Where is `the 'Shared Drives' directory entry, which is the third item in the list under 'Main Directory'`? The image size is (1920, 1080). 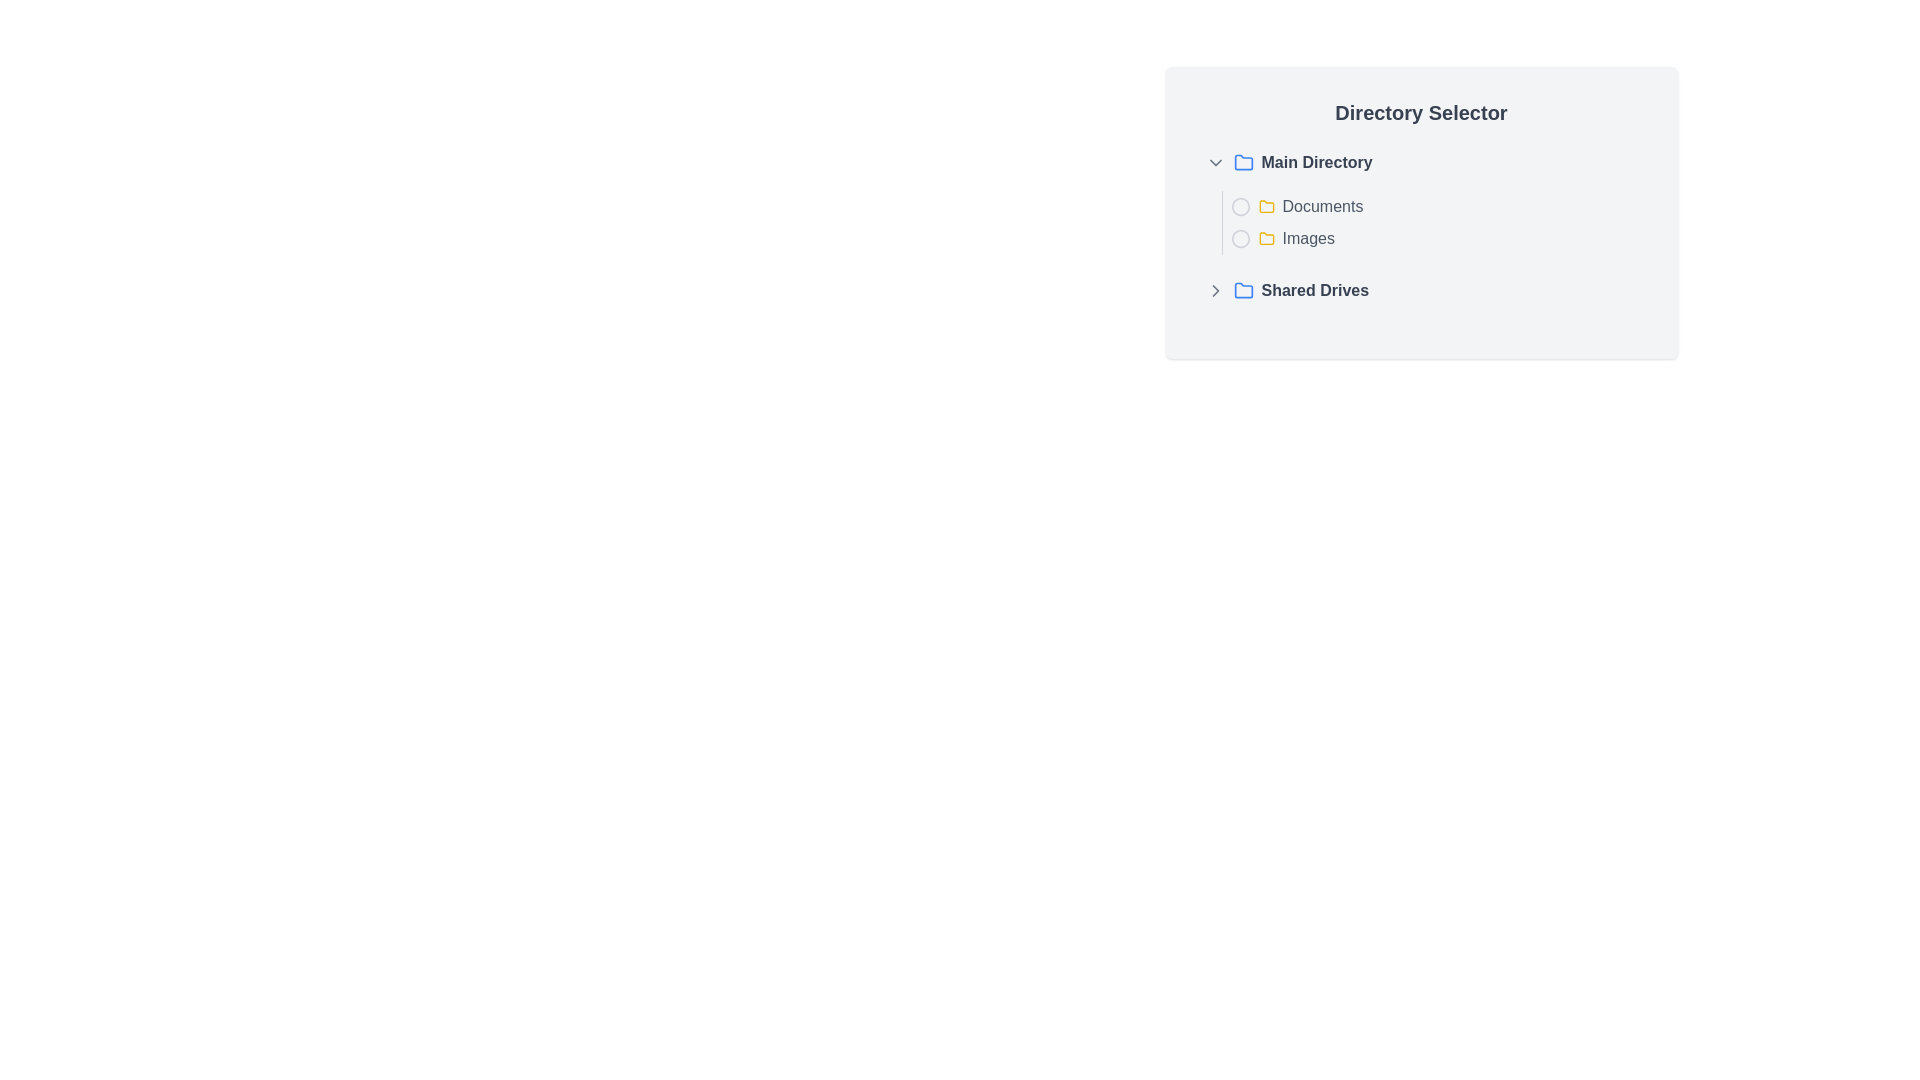 the 'Shared Drives' directory entry, which is the third item in the list under 'Main Directory' is located at coordinates (1420, 290).